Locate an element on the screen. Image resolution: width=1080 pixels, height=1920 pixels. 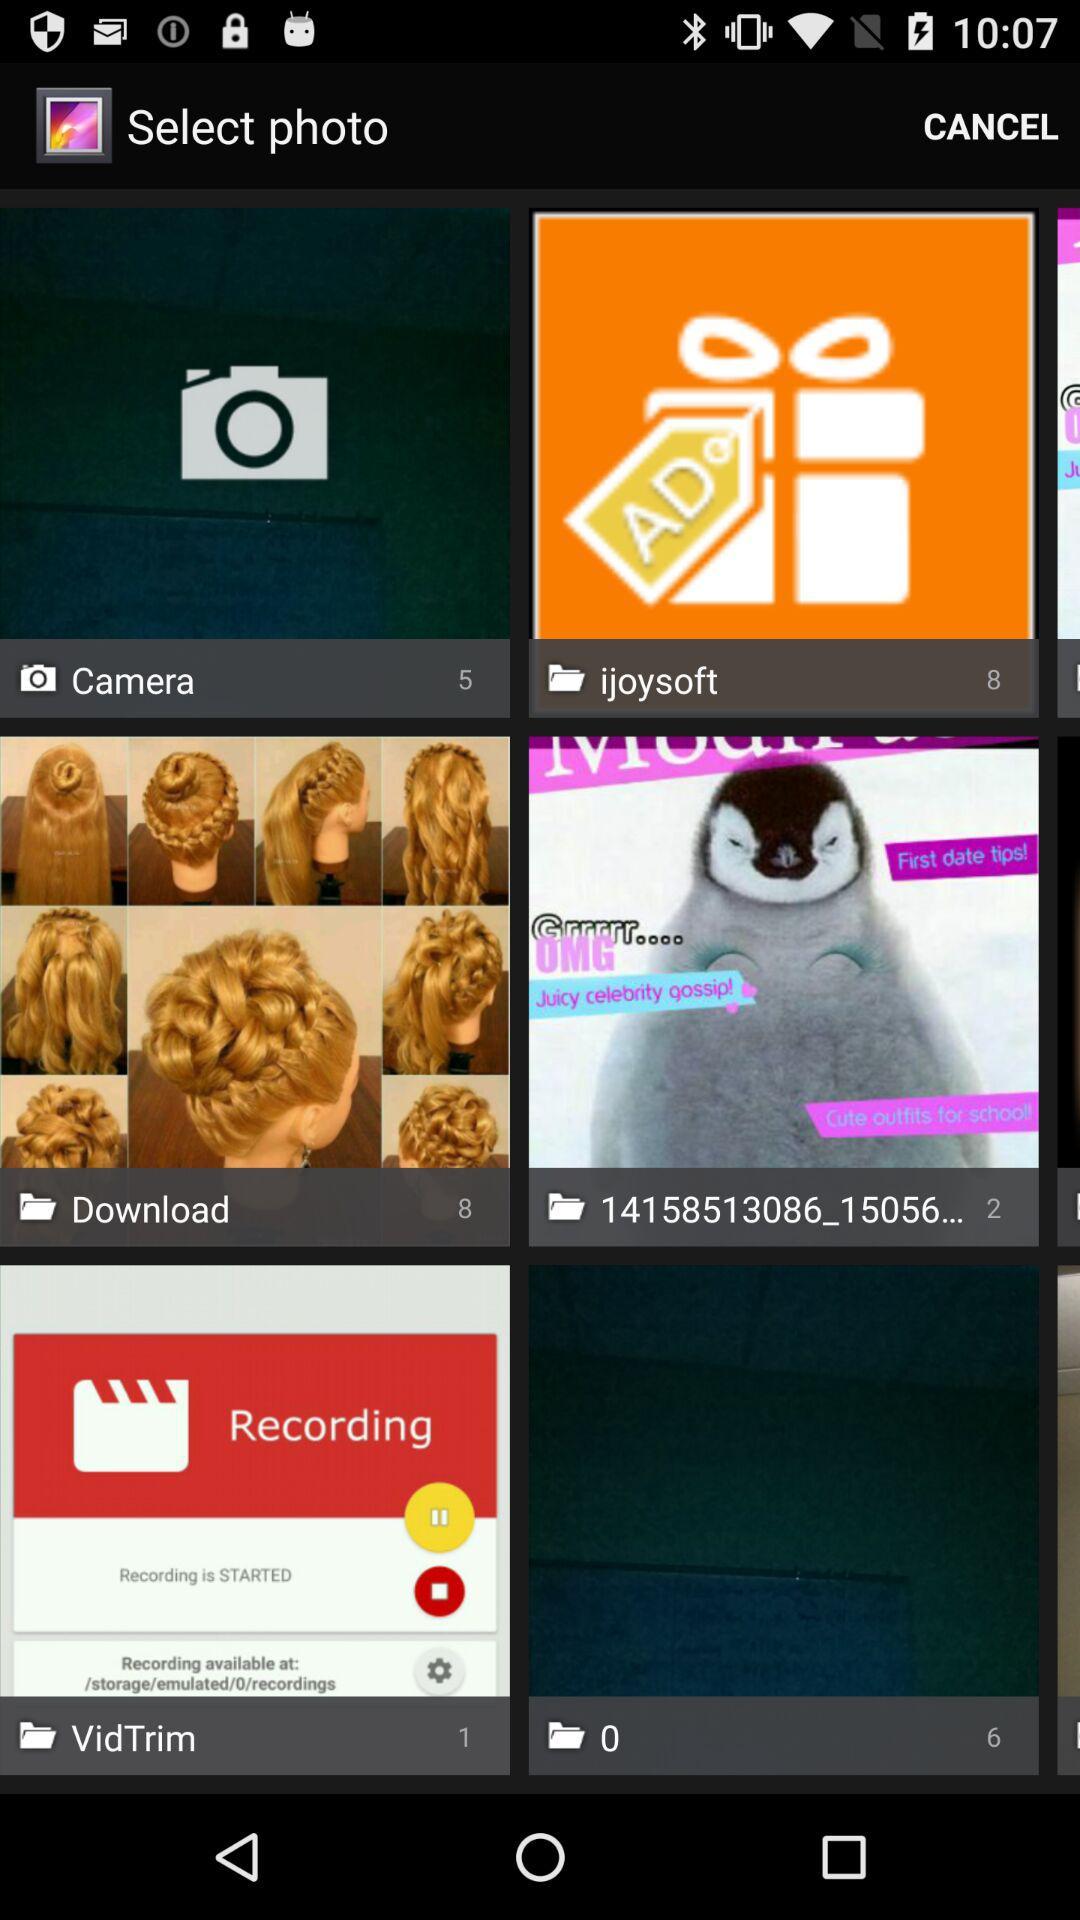
the icon to the right of the select photo icon is located at coordinates (991, 124).